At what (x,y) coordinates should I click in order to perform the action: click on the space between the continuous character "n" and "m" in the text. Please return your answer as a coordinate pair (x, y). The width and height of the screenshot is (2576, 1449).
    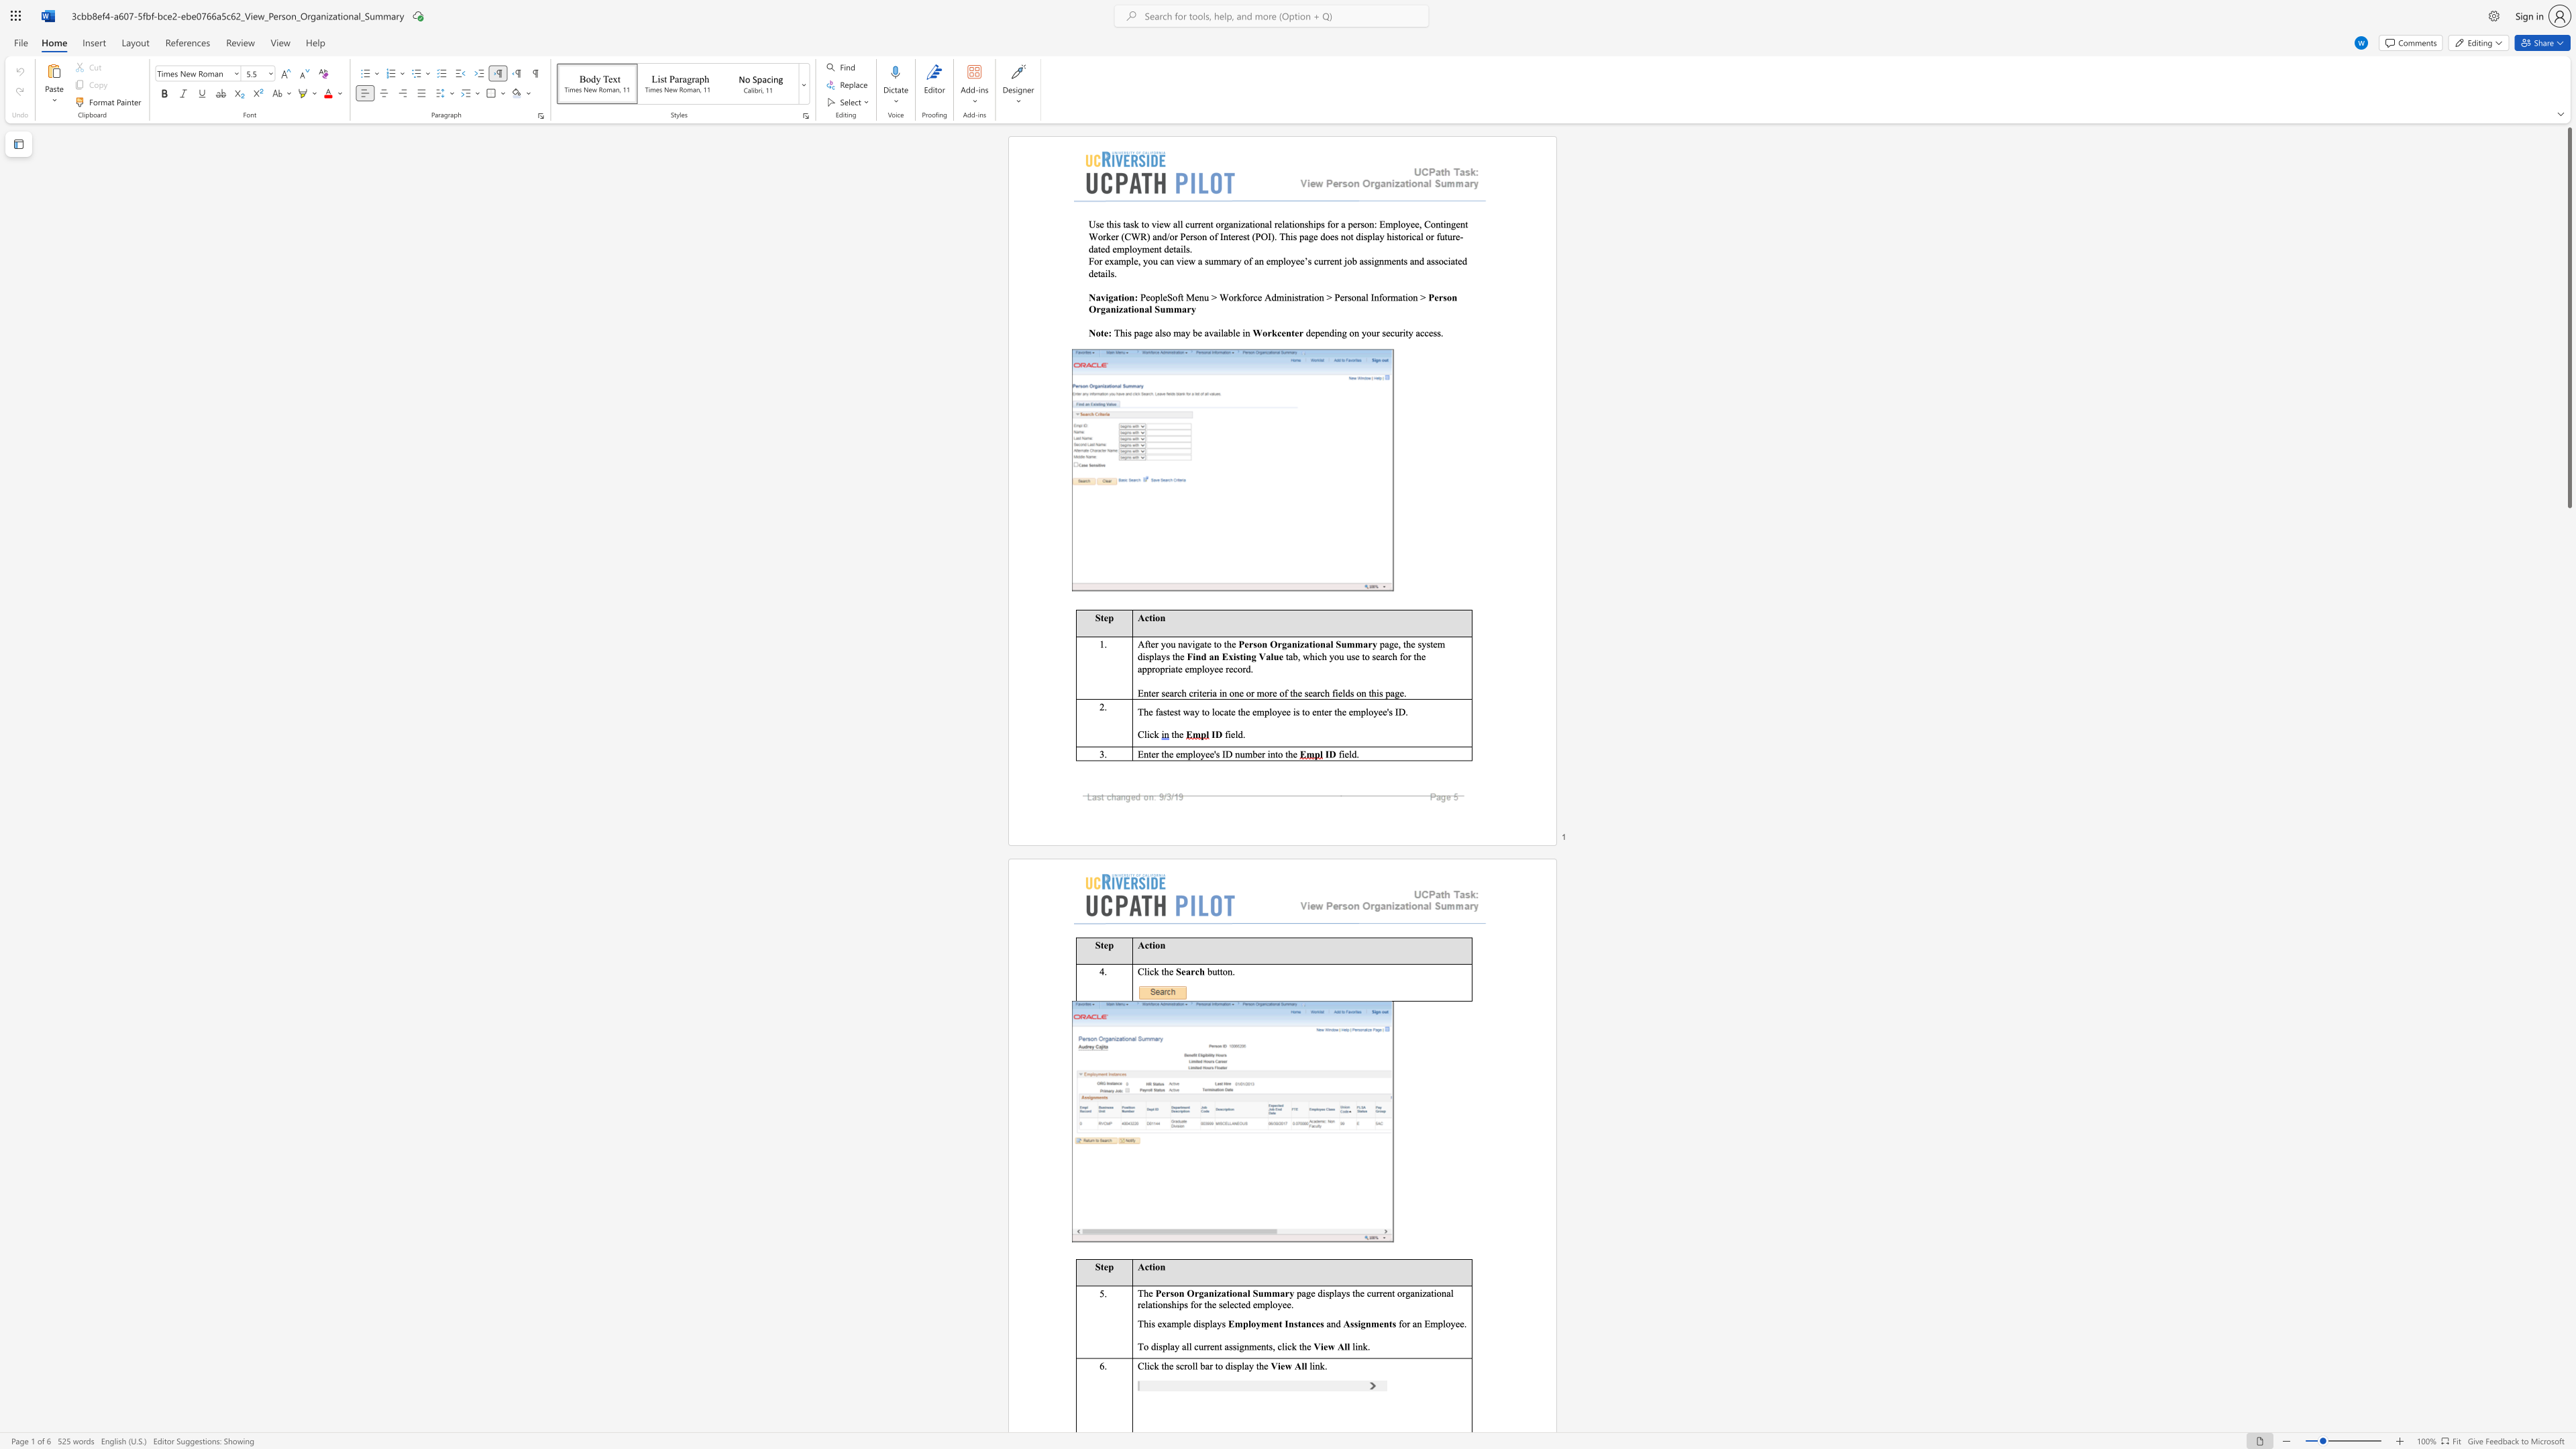
    Looking at the image, I should click on (1384, 260).